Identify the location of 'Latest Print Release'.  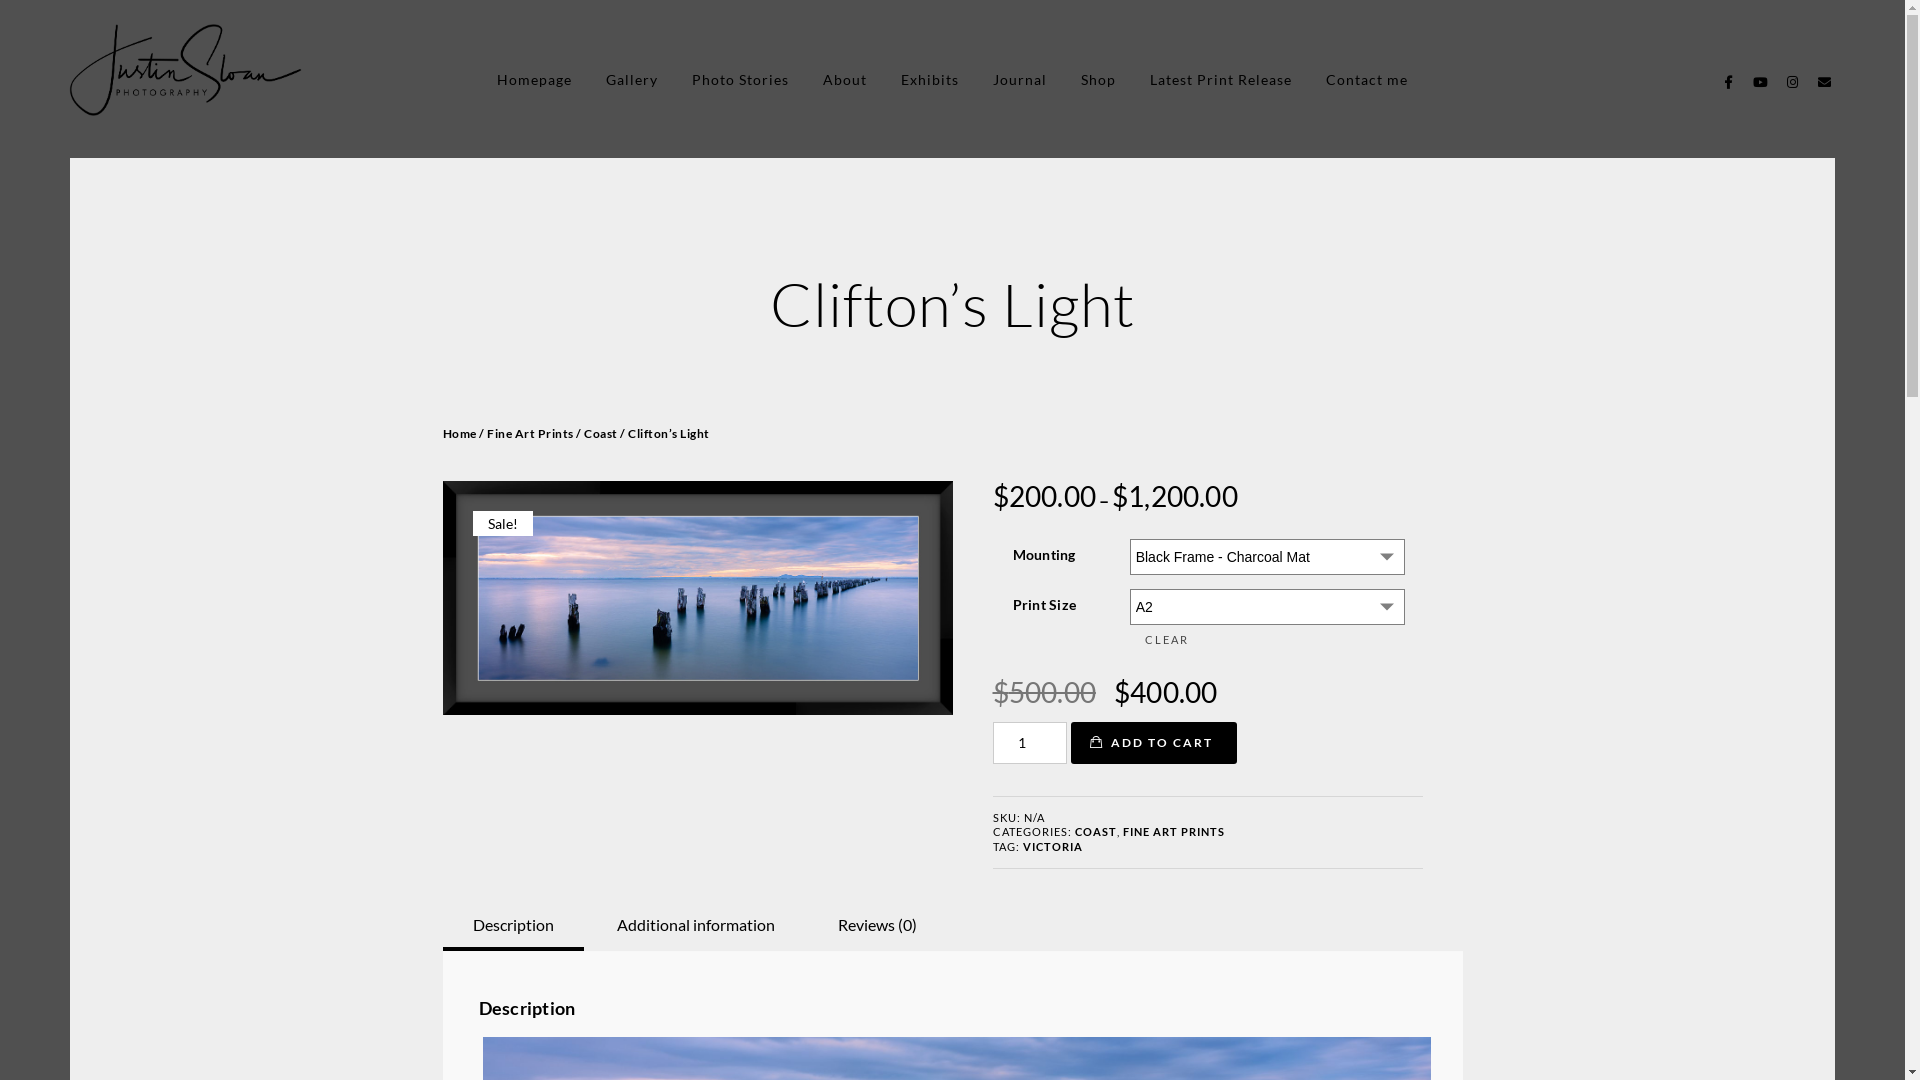
(1219, 78).